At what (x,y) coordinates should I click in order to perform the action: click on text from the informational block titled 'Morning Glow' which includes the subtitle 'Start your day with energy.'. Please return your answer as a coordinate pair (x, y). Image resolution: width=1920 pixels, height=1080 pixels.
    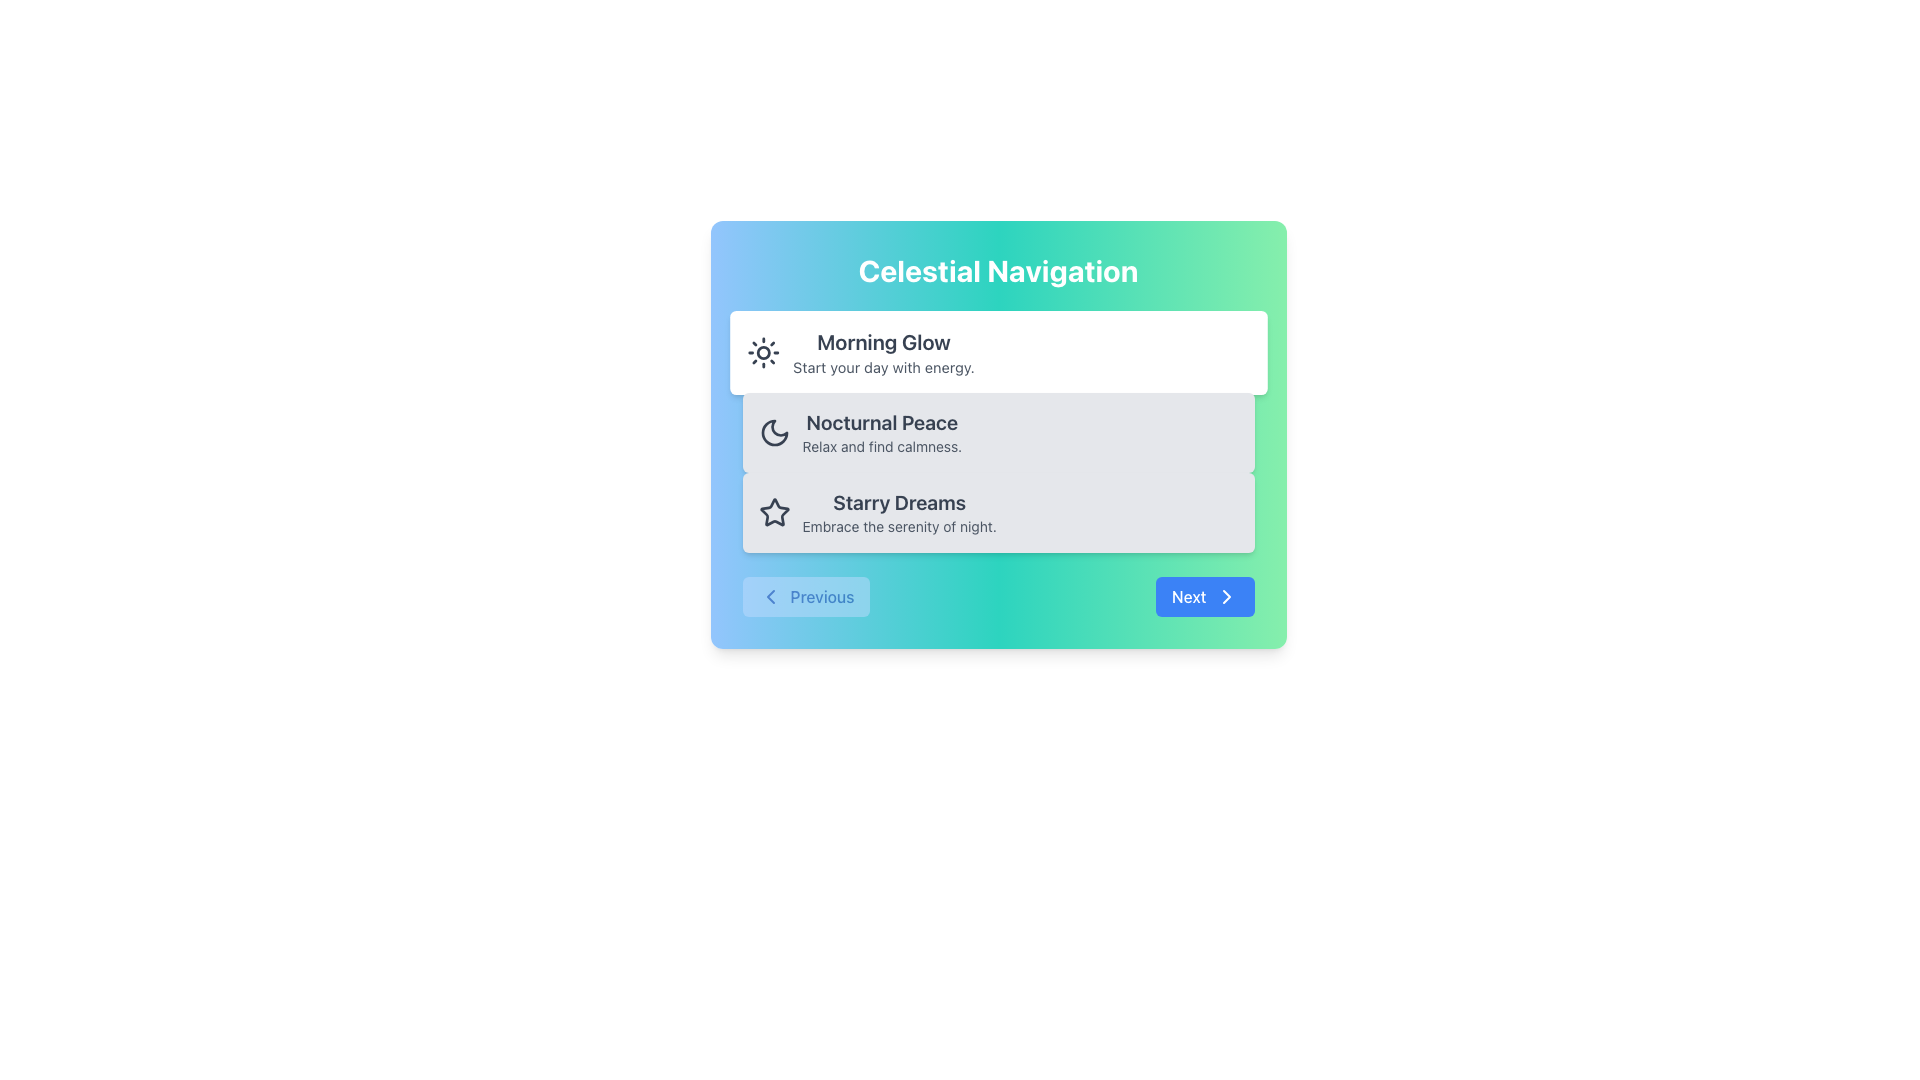
    Looking at the image, I should click on (882, 352).